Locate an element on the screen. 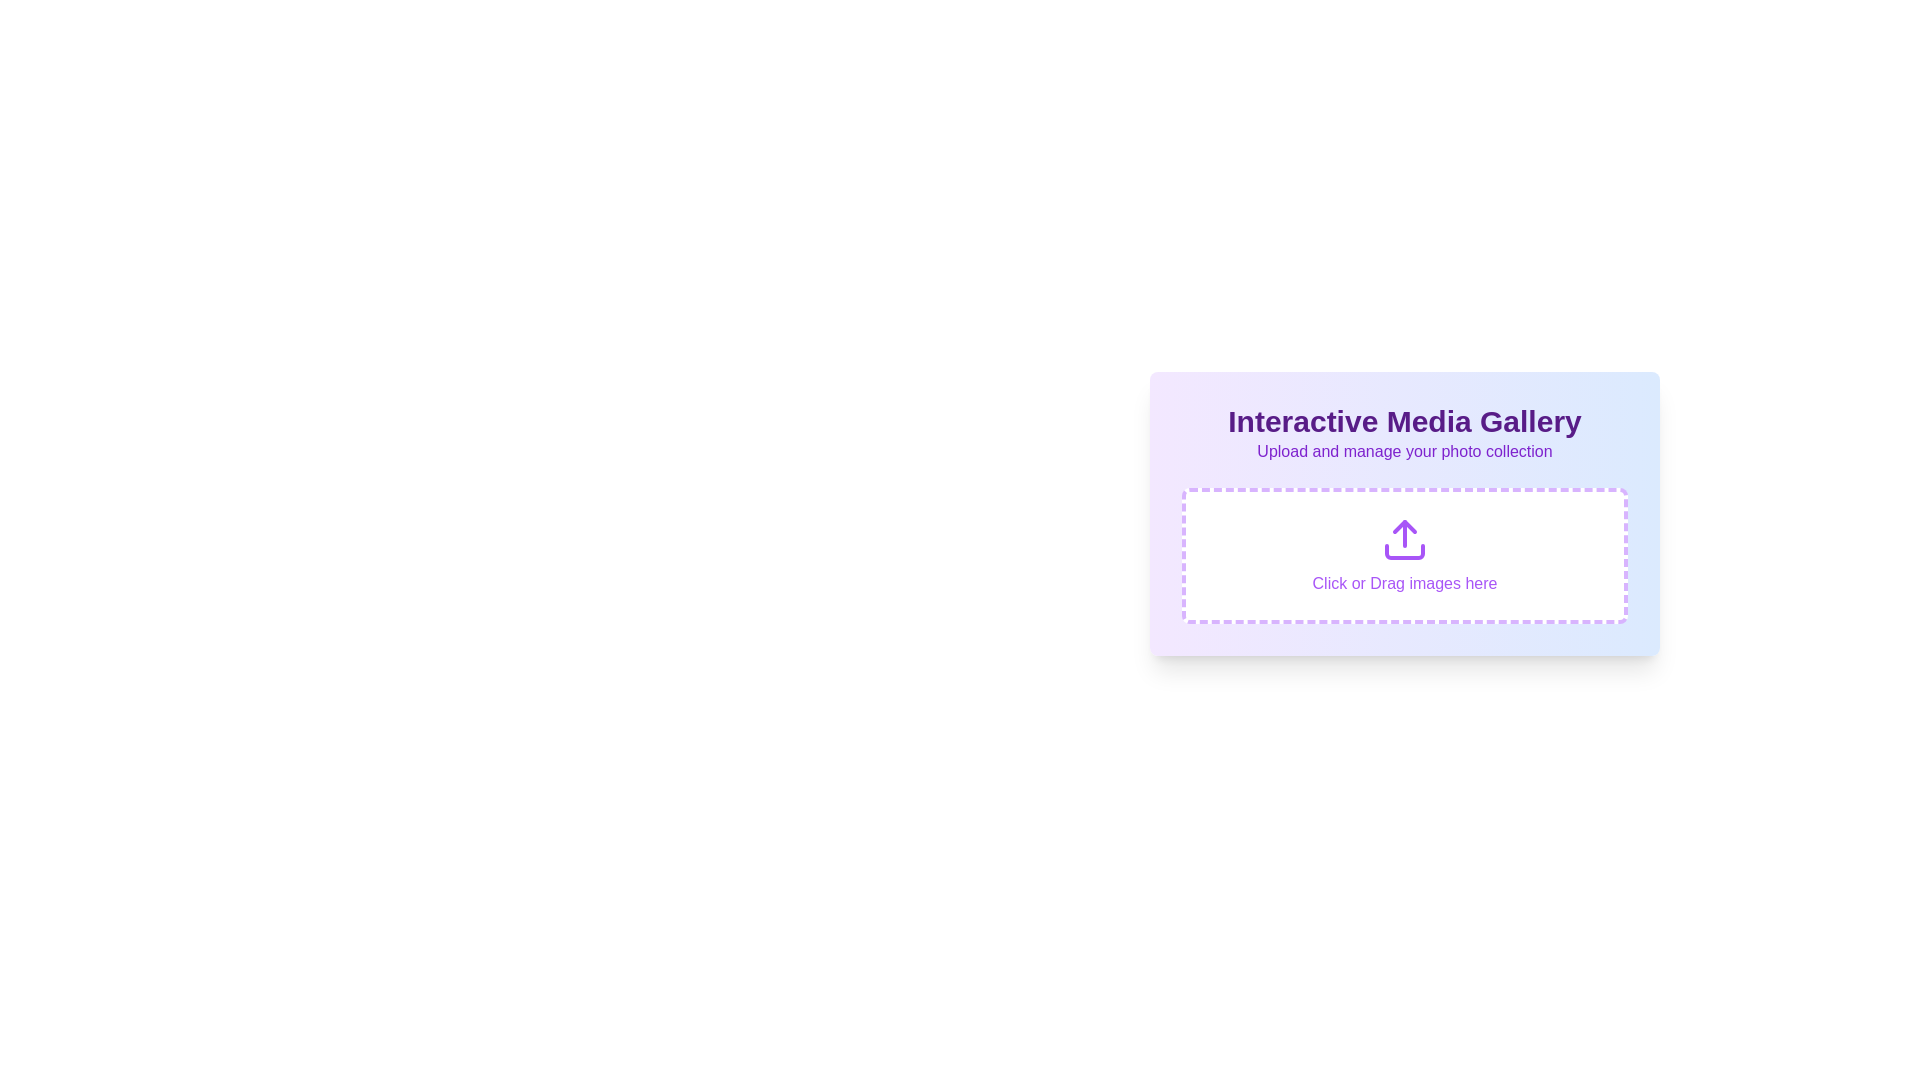  the upload icon that is centrally located within the dashed rectangular area labeled 'Click or Drag images here', which is part of the 'Interactive Media Gallery' panel is located at coordinates (1404, 540).